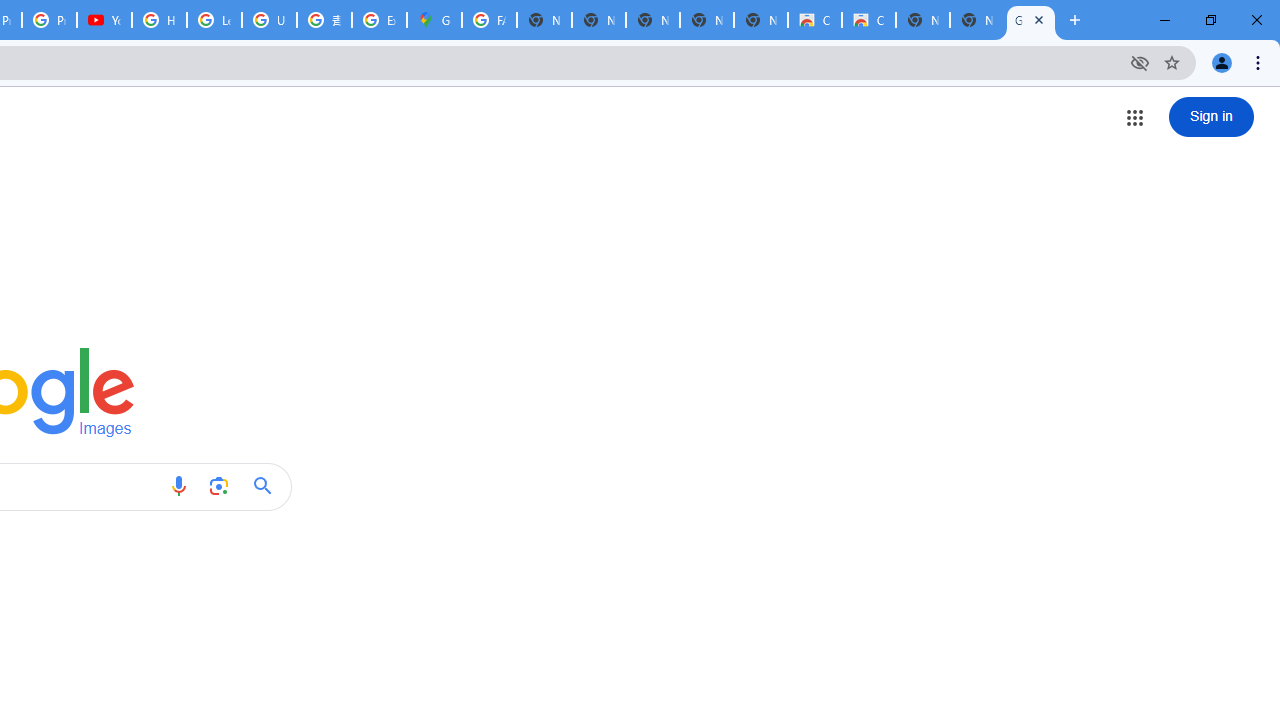 Image resolution: width=1280 pixels, height=720 pixels. What do you see at coordinates (976, 20) in the screenshot?
I see `'New Tab'` at bounding box center [976, 20].